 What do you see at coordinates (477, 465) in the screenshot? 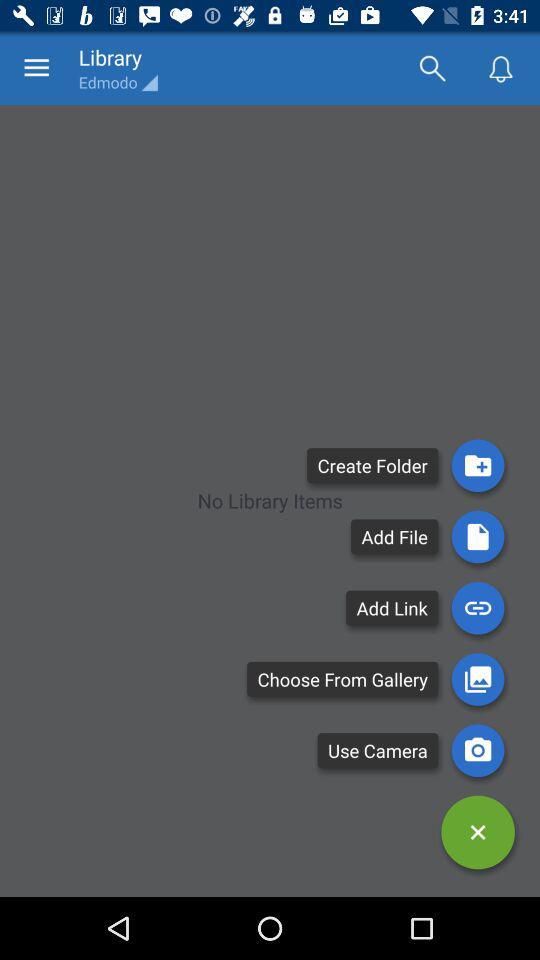
I see `the folder icon` at bounding box center [477, 465].